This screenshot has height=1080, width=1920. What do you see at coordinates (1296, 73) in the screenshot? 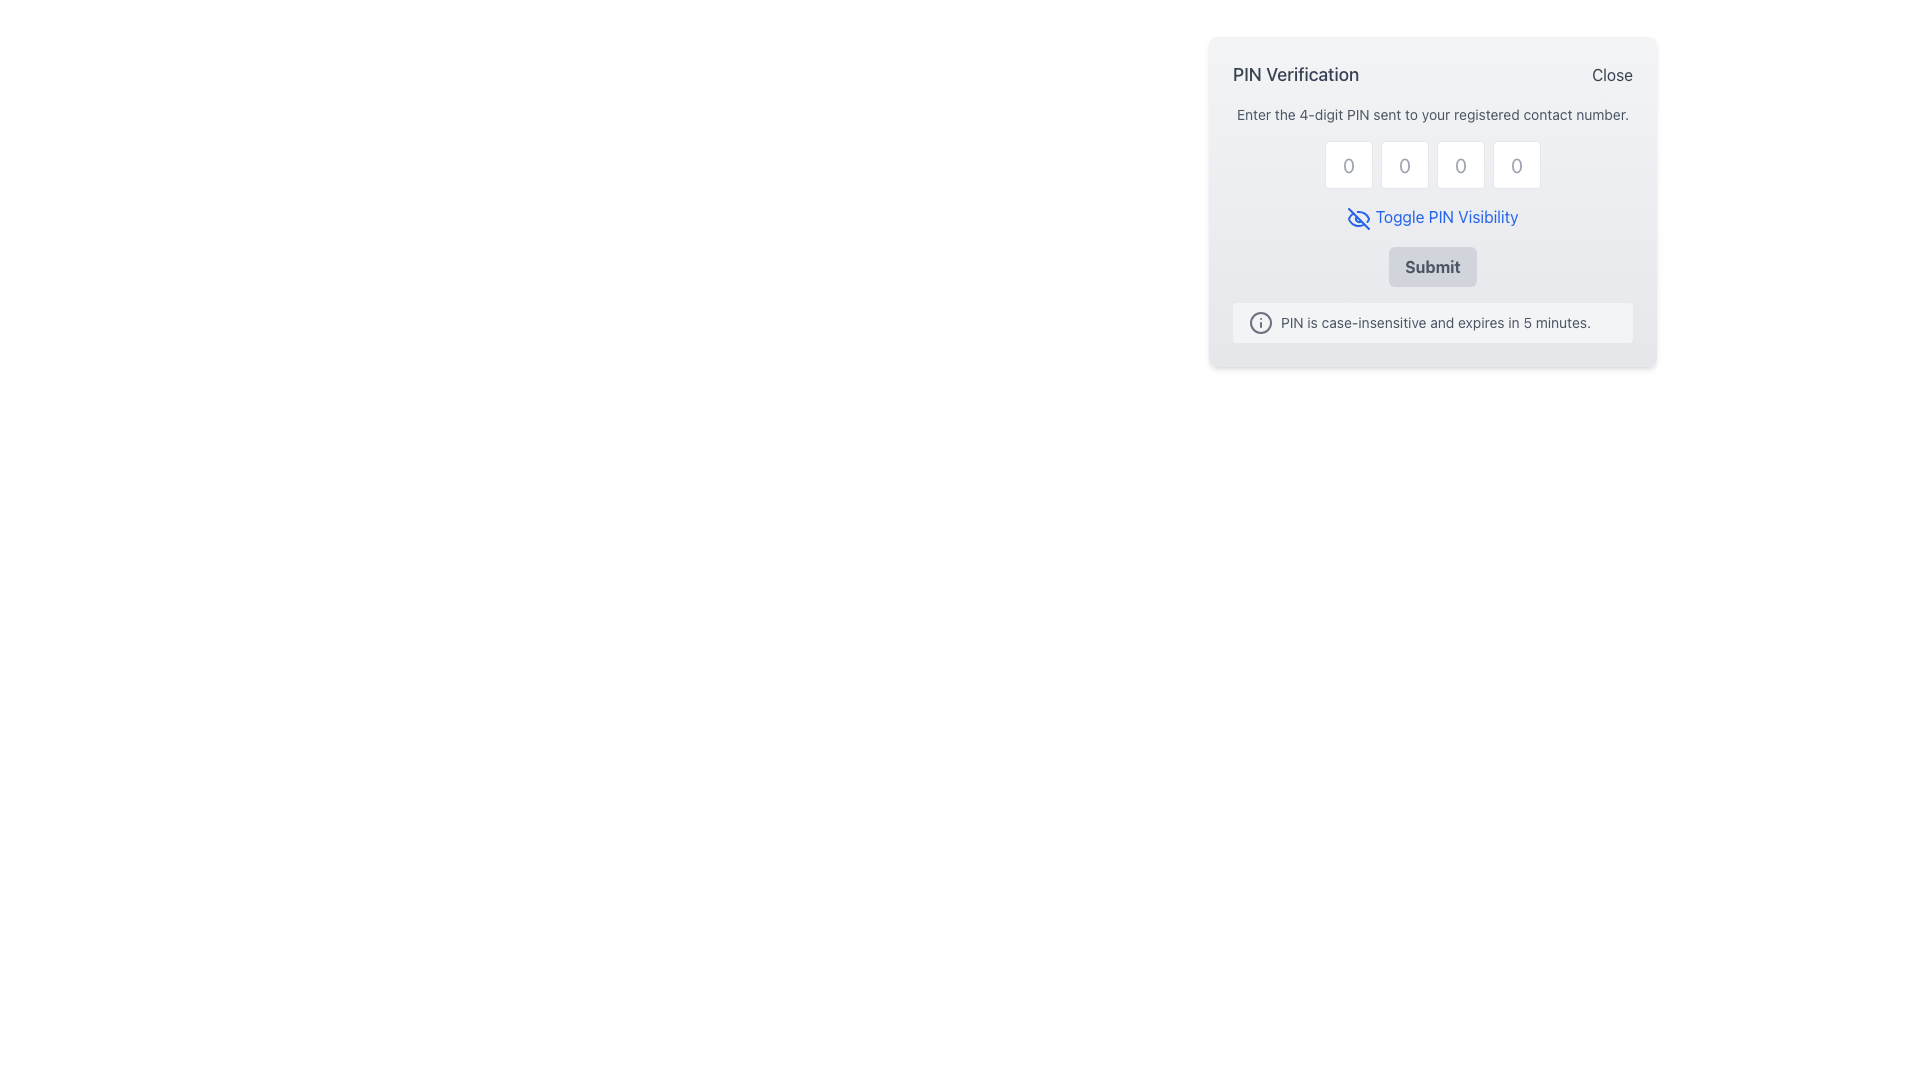
I see `text from the Text Label that indicates the interface is for verifying a PIN, located at the top-left corner of the modal-like box` at bounding box center [1296, 73].